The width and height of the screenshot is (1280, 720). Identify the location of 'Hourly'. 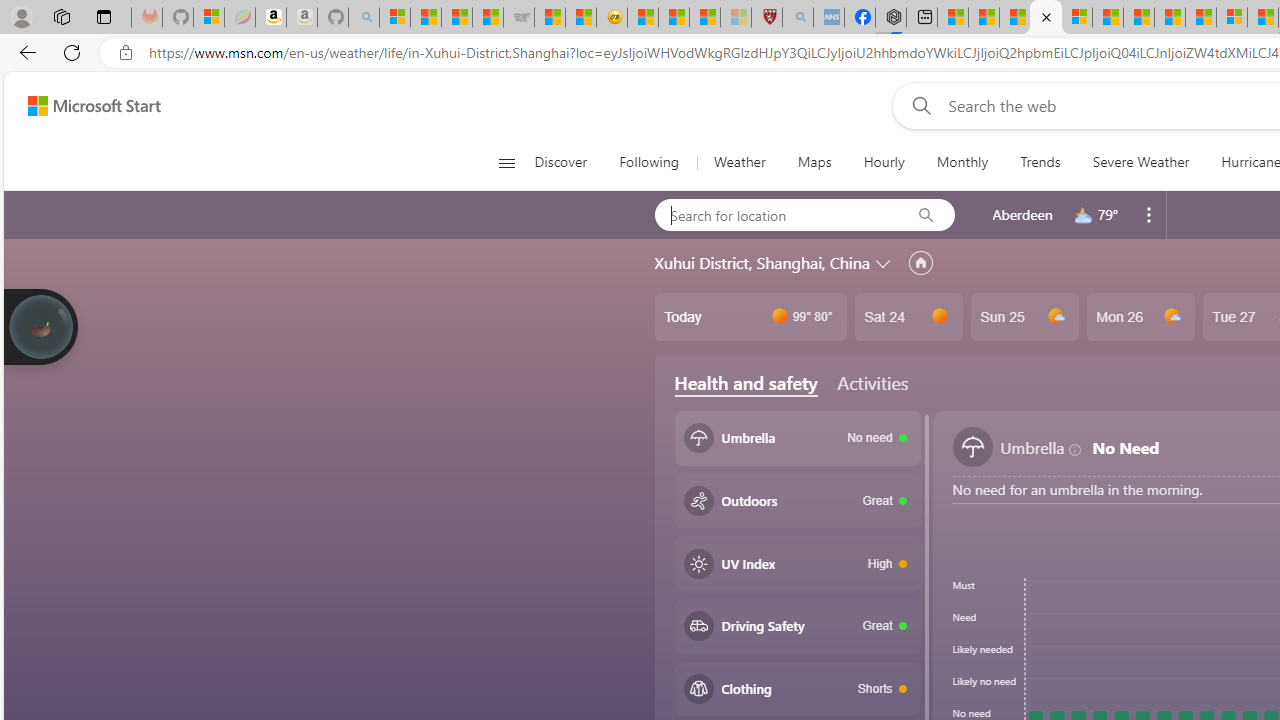
(883, 162).